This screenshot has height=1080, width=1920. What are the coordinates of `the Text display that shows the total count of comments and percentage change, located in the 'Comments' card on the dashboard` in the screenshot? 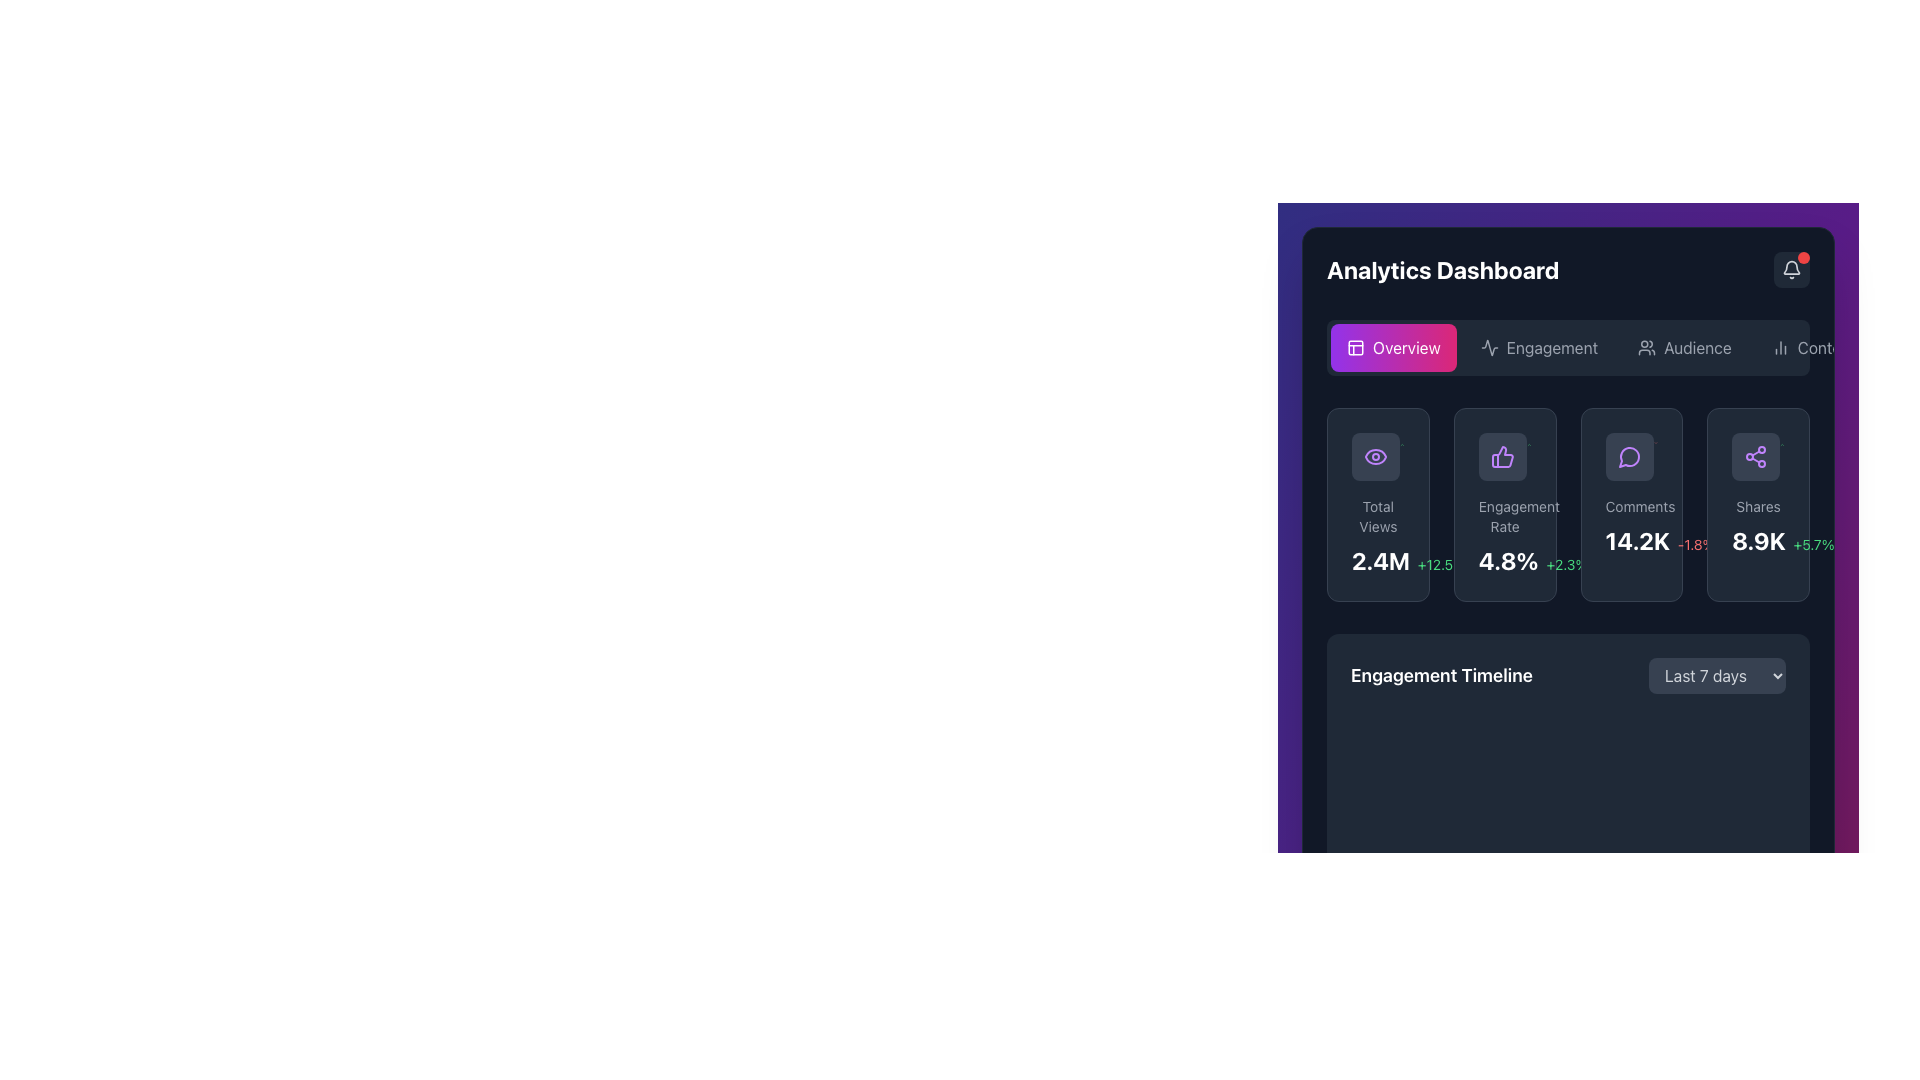 It's located at (1631, 540).